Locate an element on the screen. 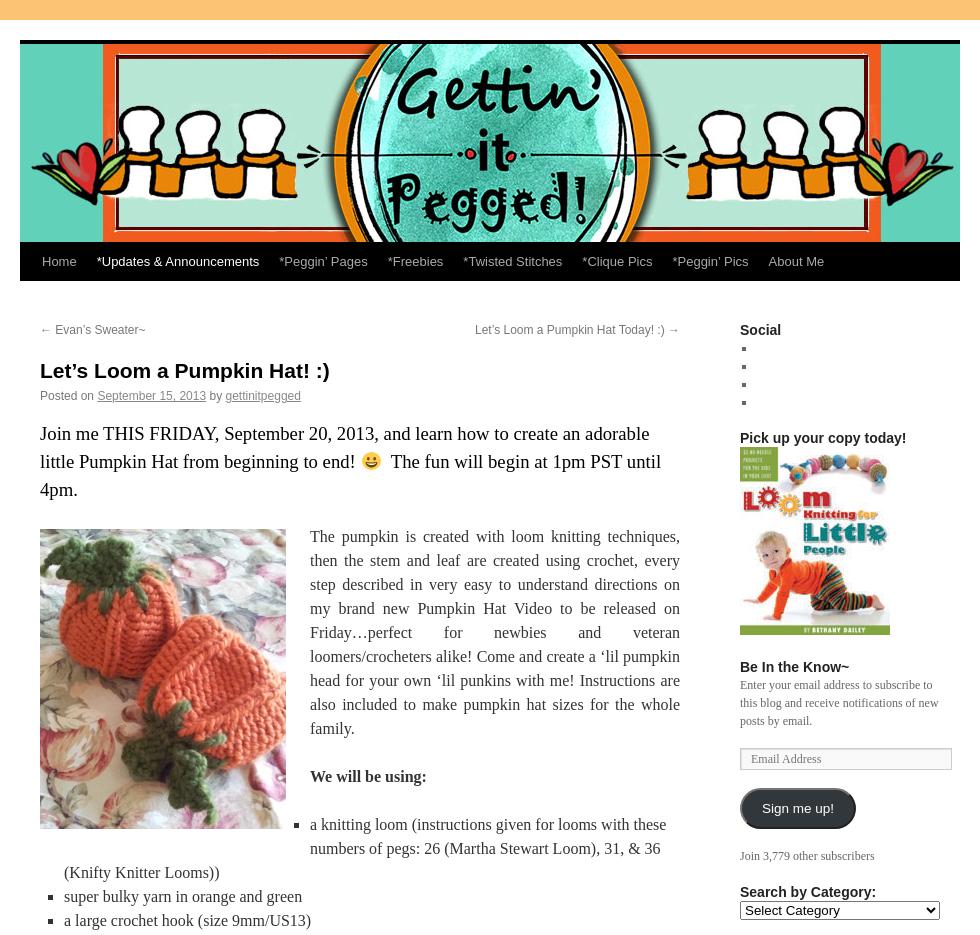  'Be In the Know~' is located at coordinates (794, 667).